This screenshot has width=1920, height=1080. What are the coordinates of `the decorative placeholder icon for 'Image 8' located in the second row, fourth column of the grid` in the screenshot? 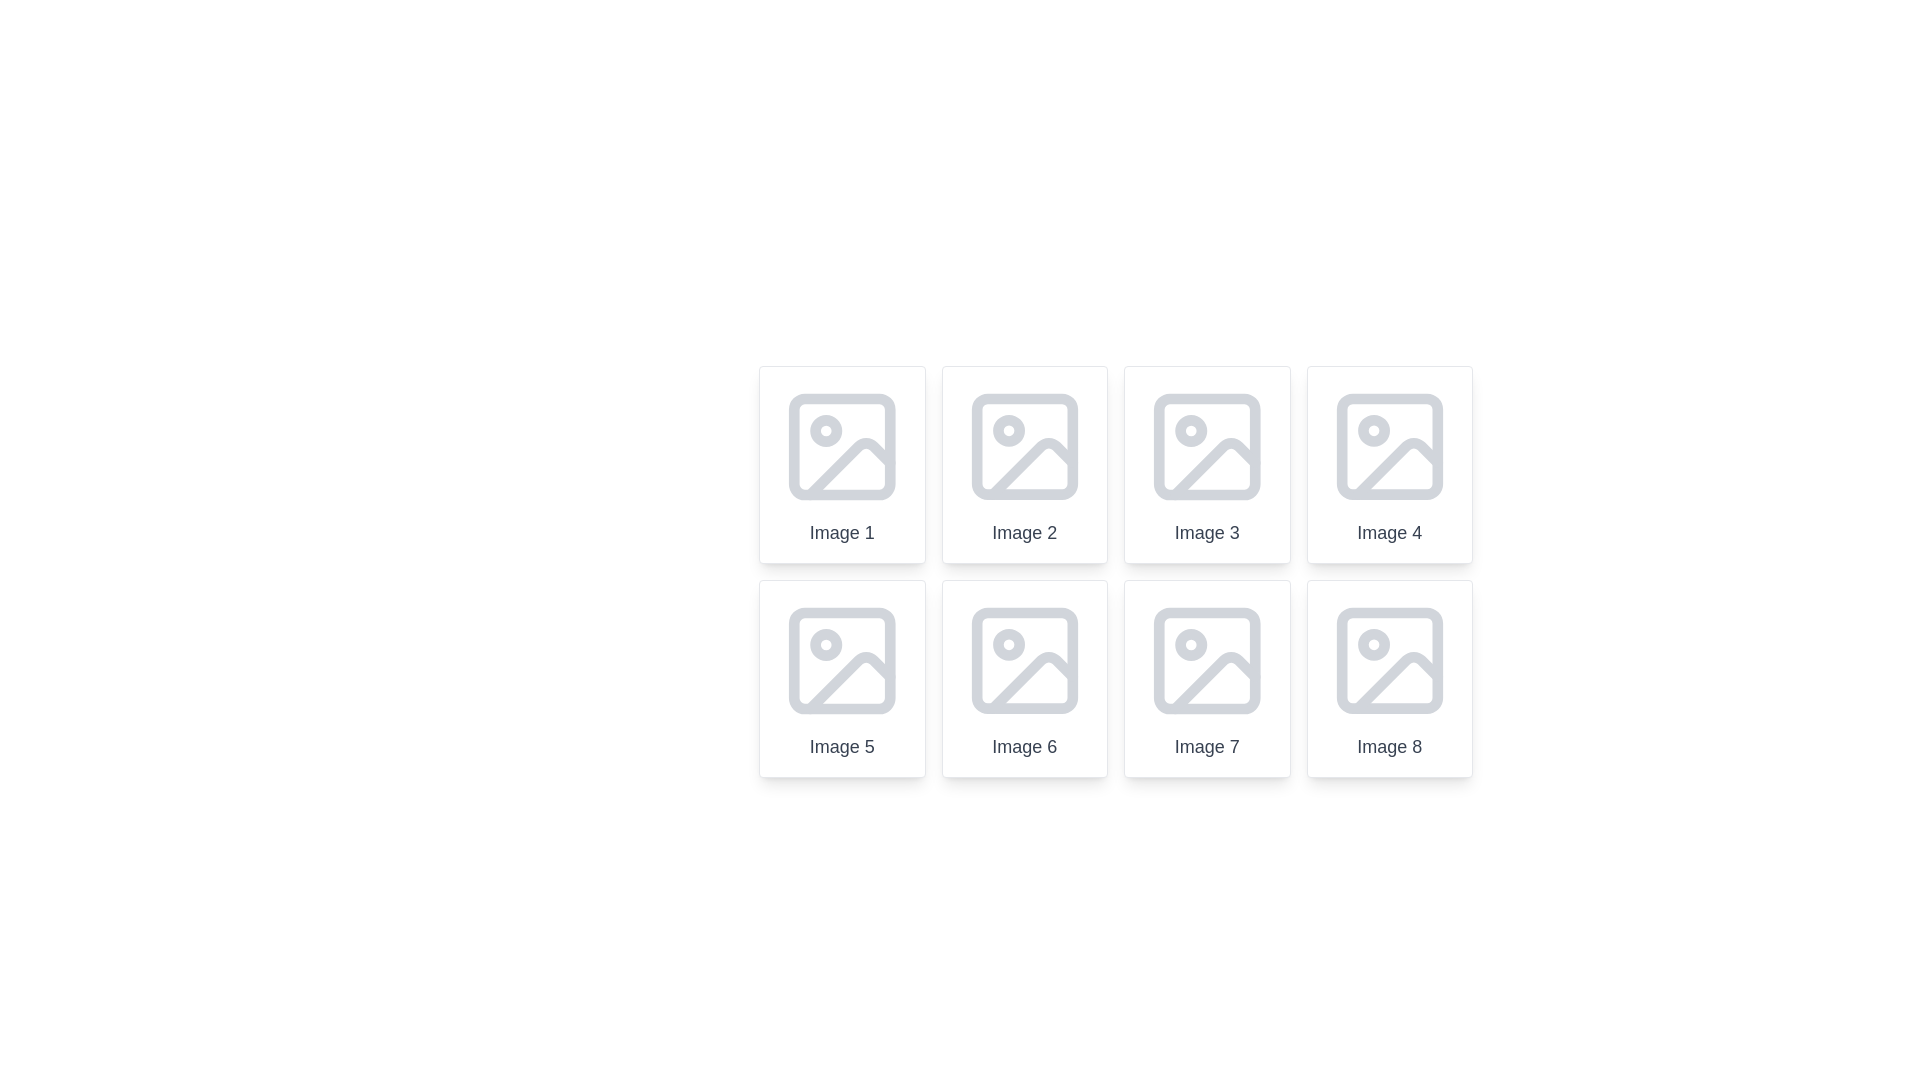 It's located at (1388, 660).